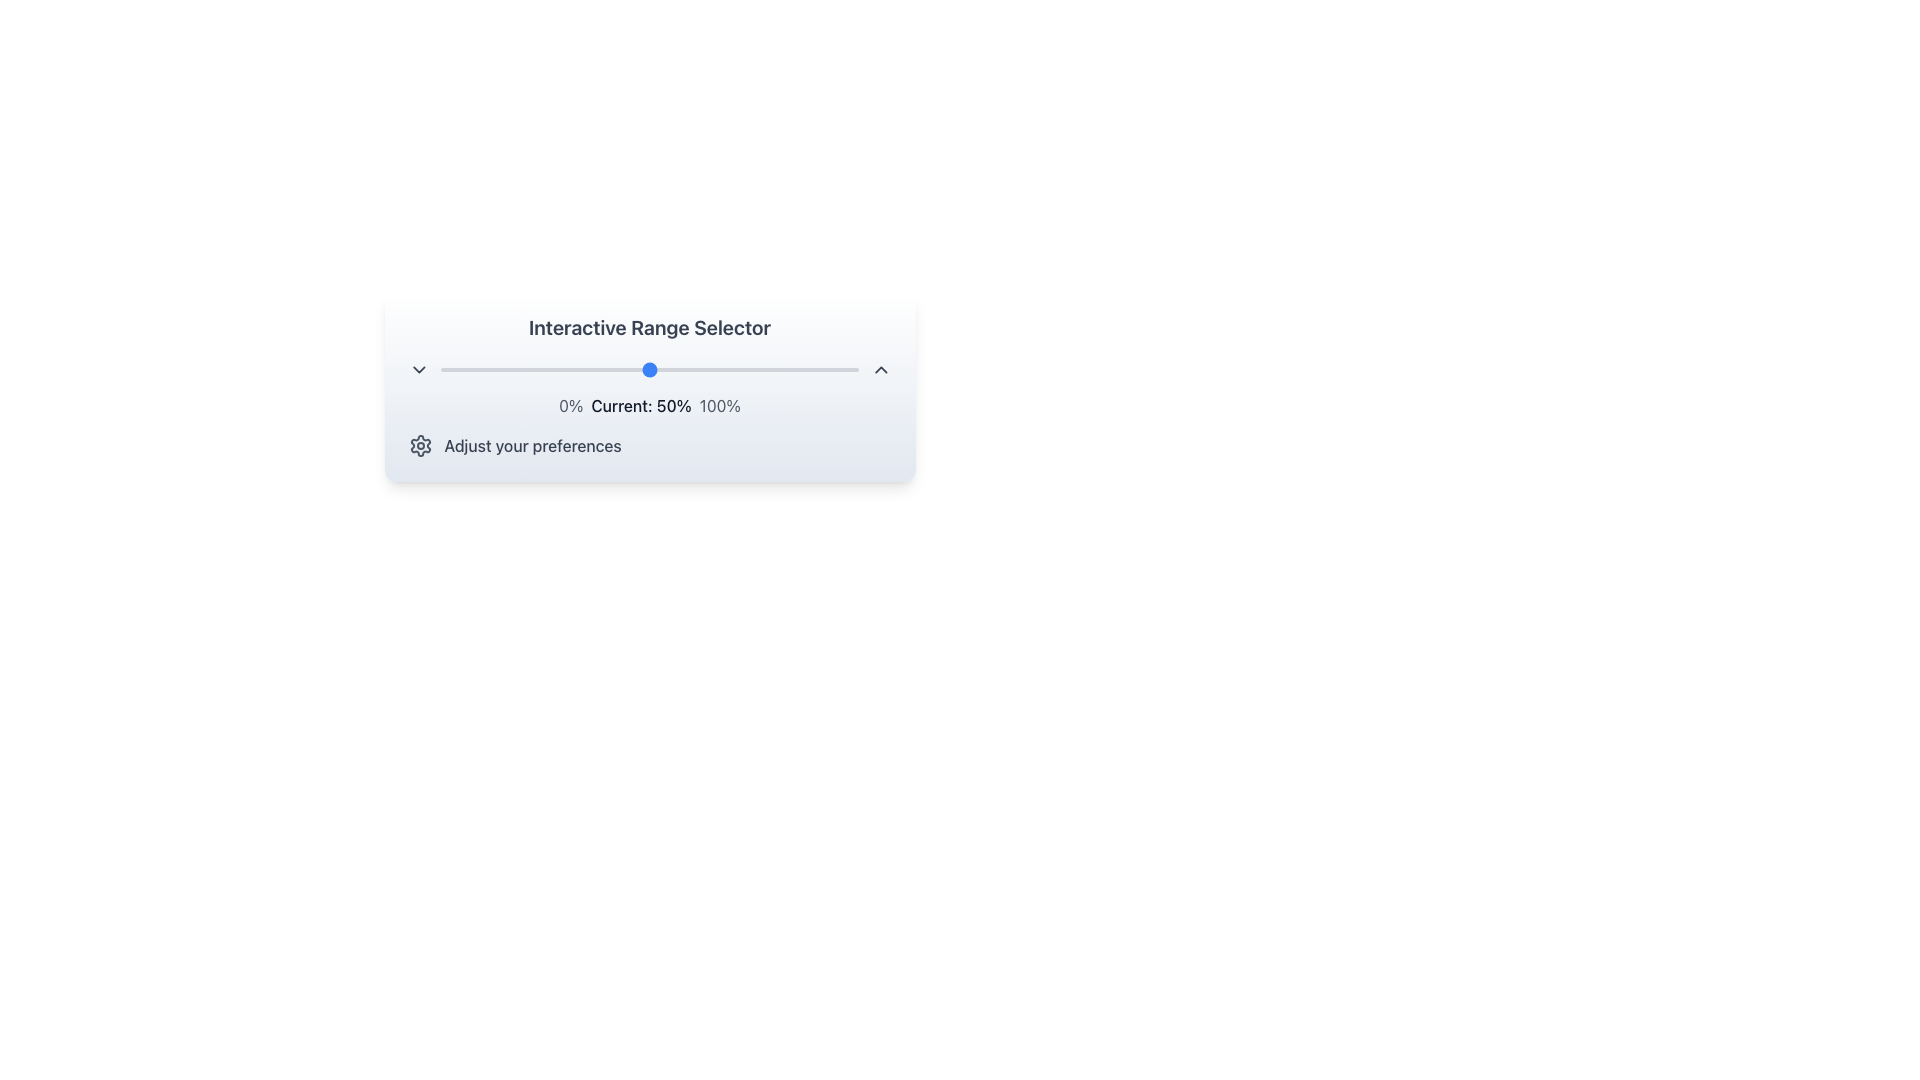  What do you see at coordinates (765, 370) in the screenshot?
I see `slider value` at bounding box center [765, 370].